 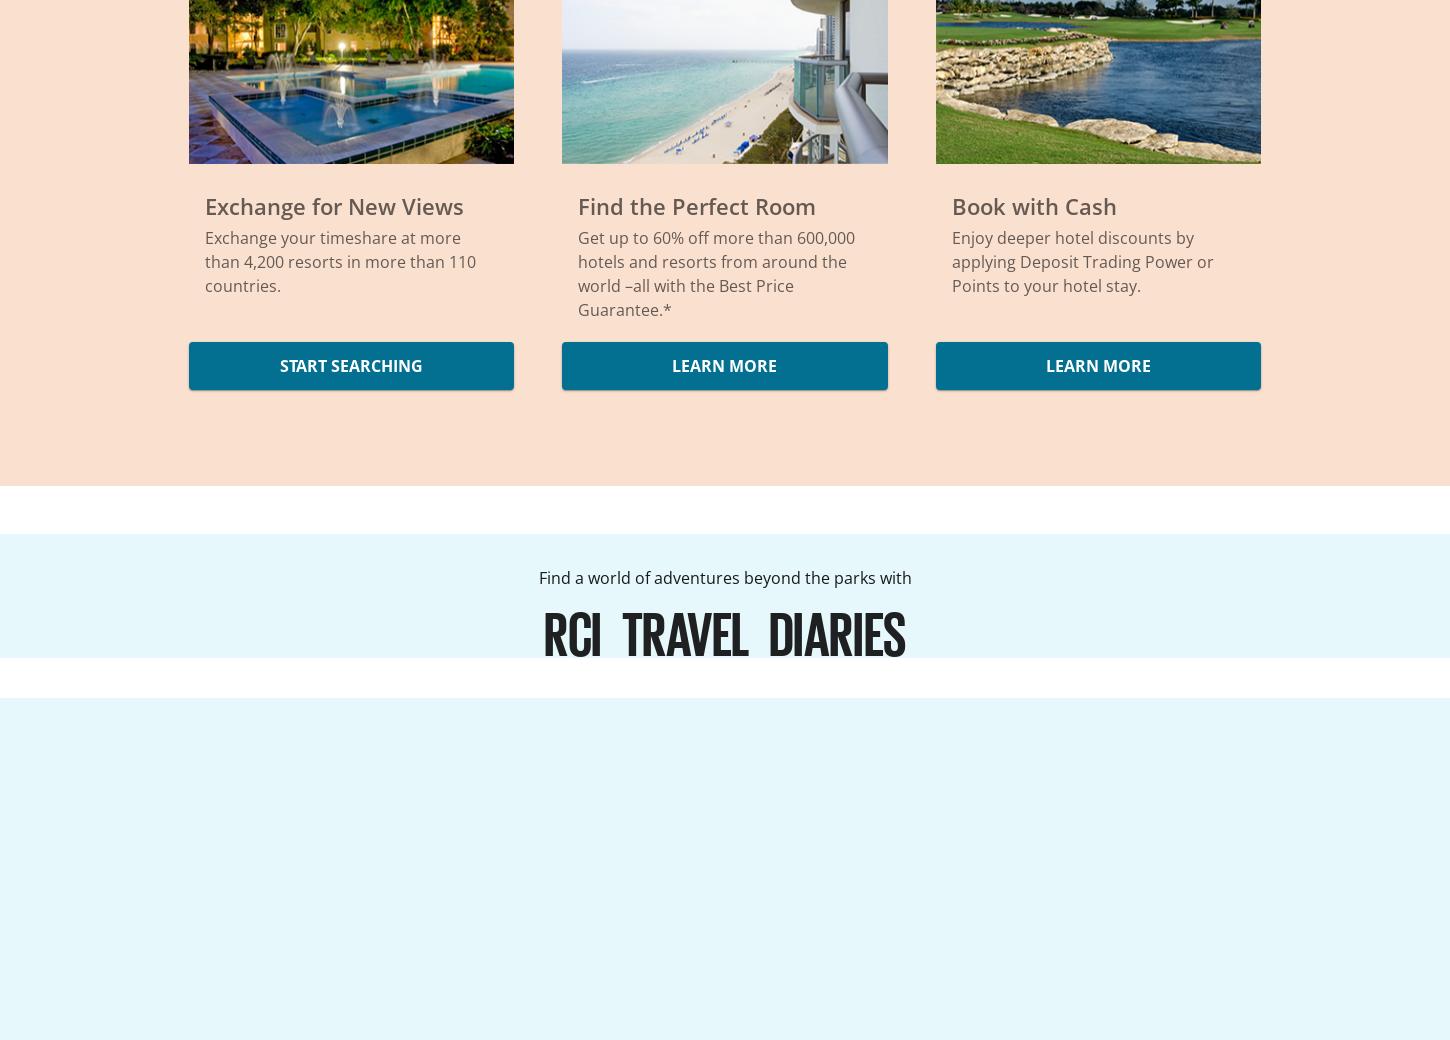 What do you see at coordinates (696, 206) in the screenshot?
I see `'Find the Perfect Room'` at bounding box center [696, 206].